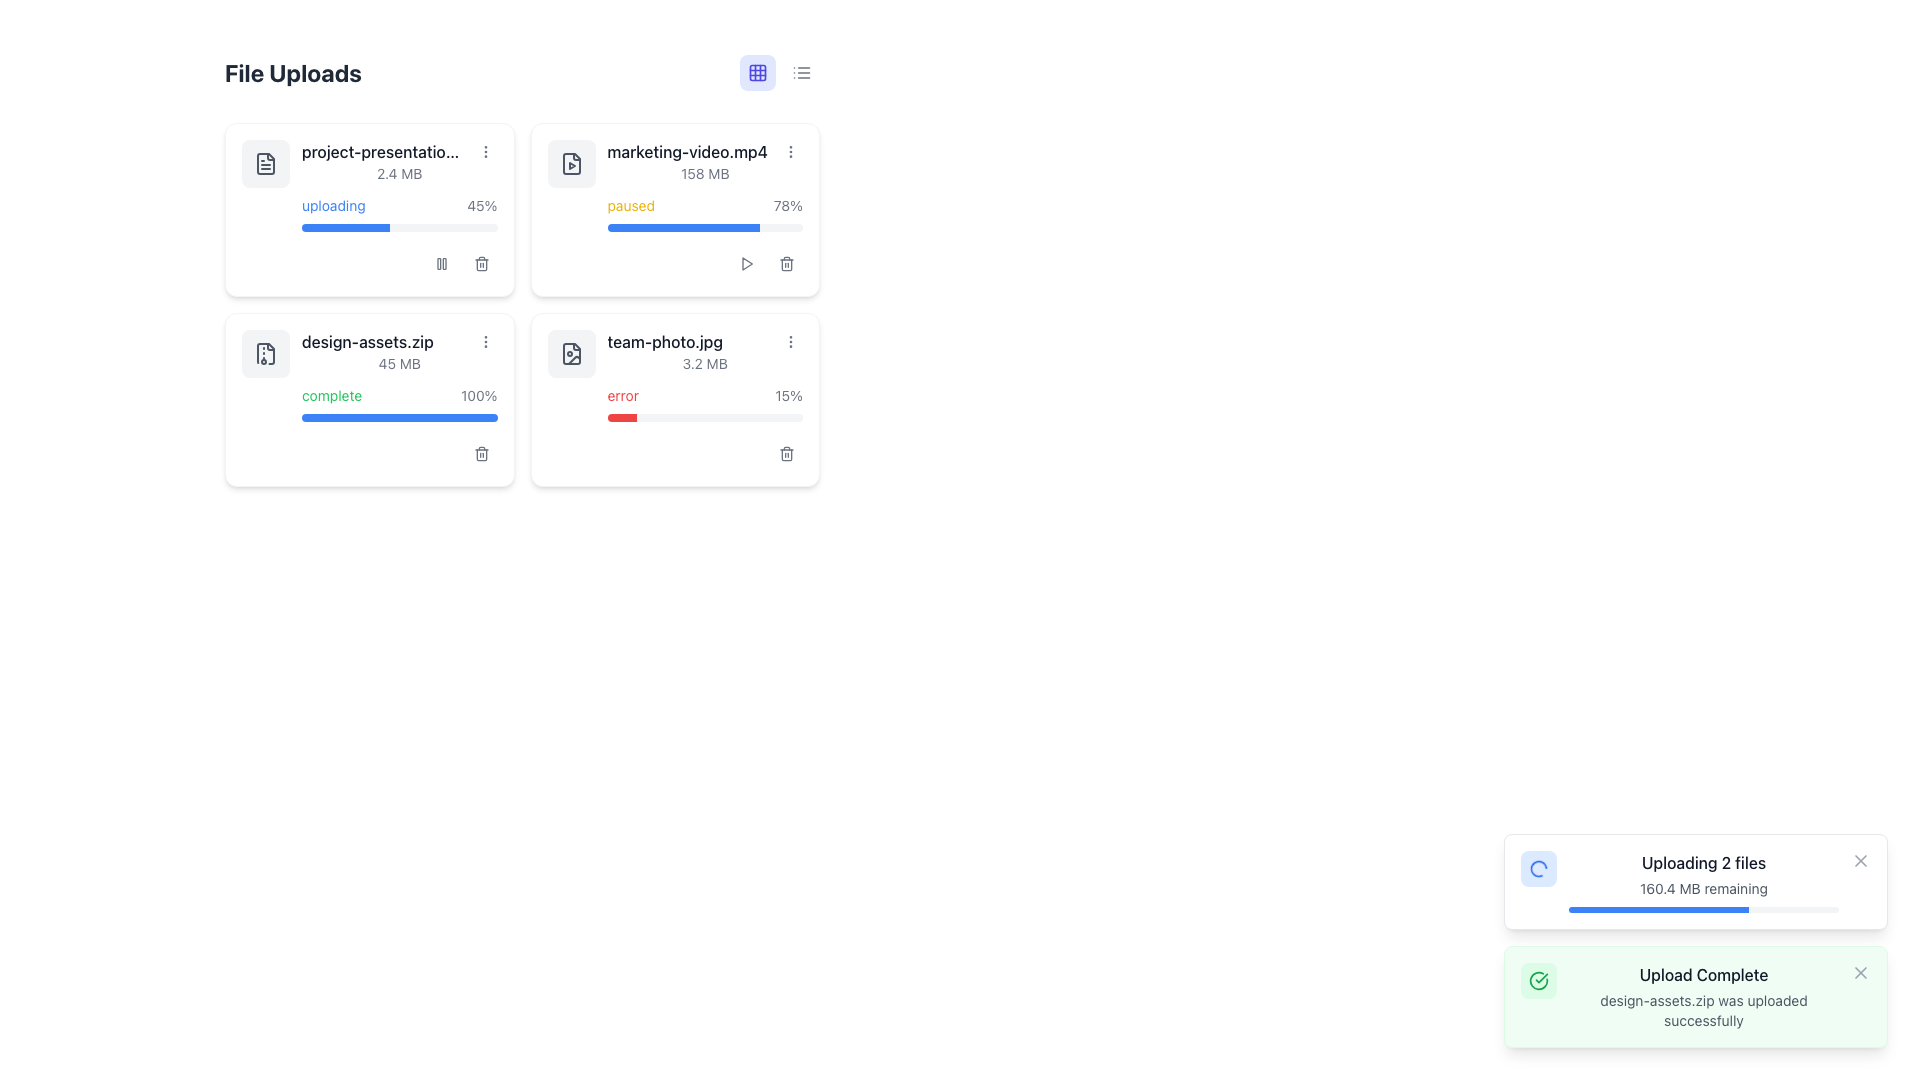 The width and height of the screenshot is (1920, 1080). I want to click on the triangular play button located to the right of the progress bar for 'marketing-video.mp4' in the 'File Uploads' section to play or resume the upload, so click(746, 262).